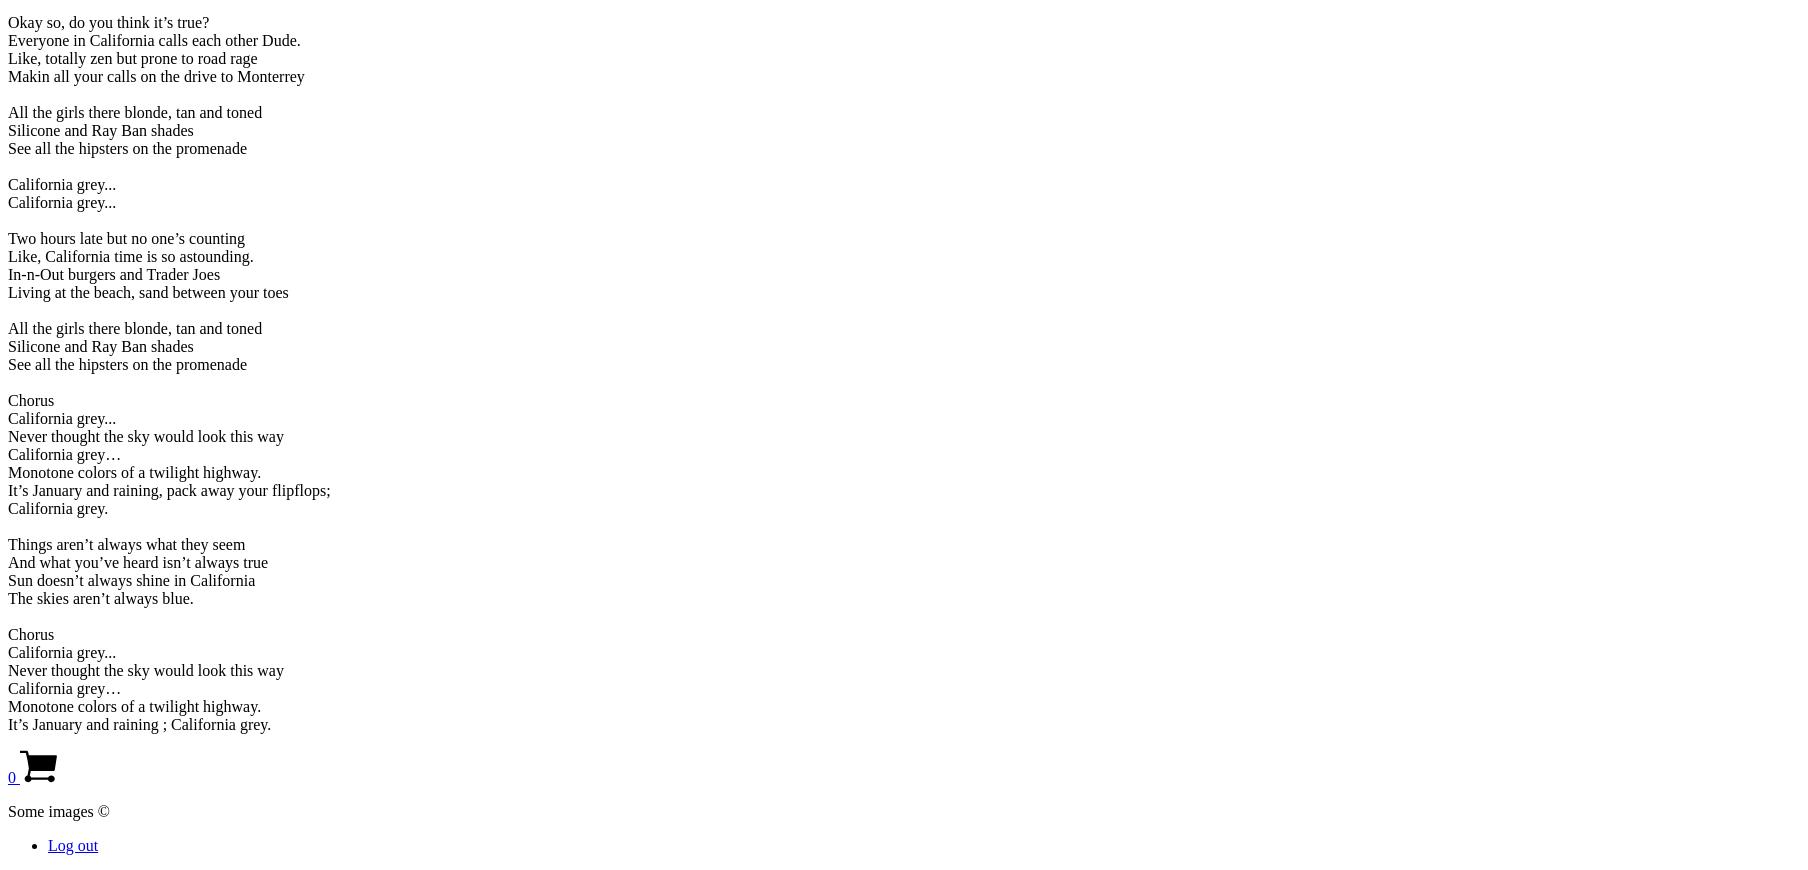 Image resolution: width=1808 pixels, height=870 pixels. I want to click on 'The skies aren’t always blue.', so click(99, 596).